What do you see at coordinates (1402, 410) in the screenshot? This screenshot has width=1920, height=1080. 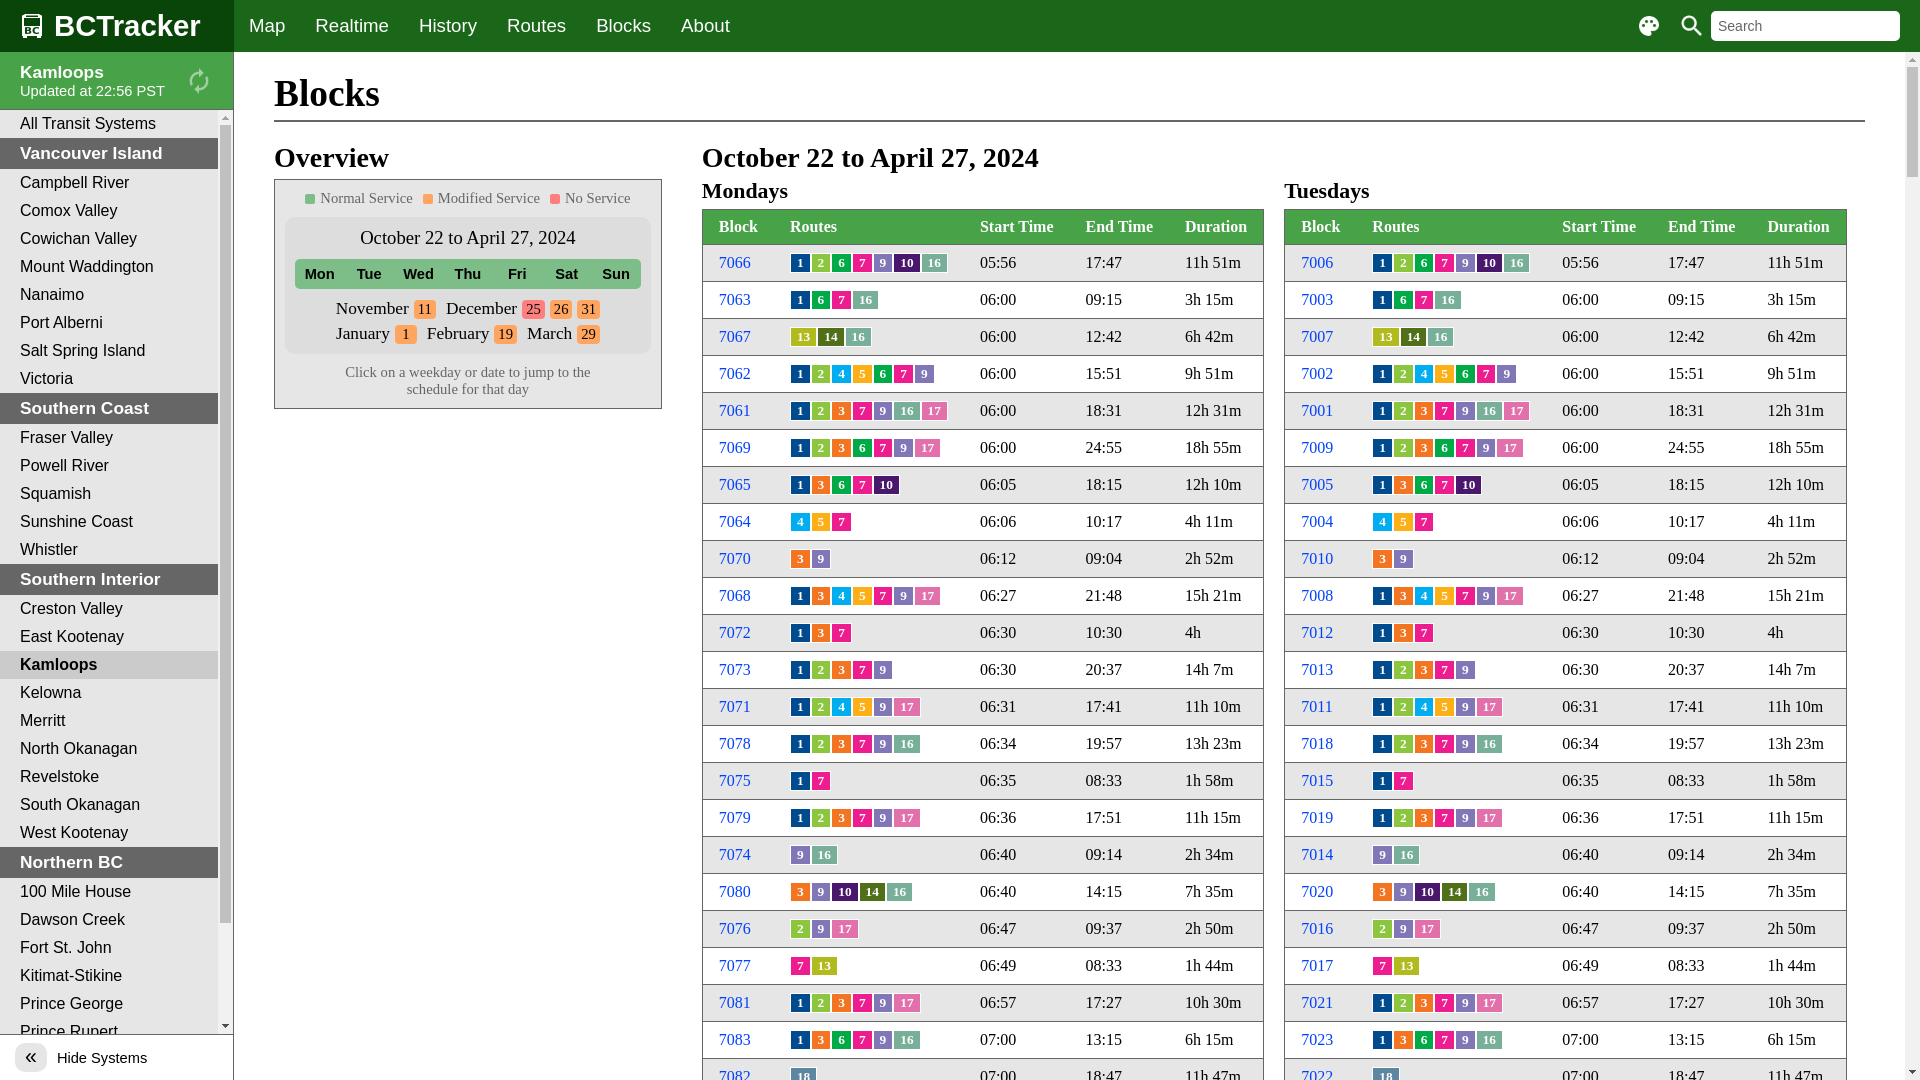 I see `'2'` at bounding box center [1402, 410].